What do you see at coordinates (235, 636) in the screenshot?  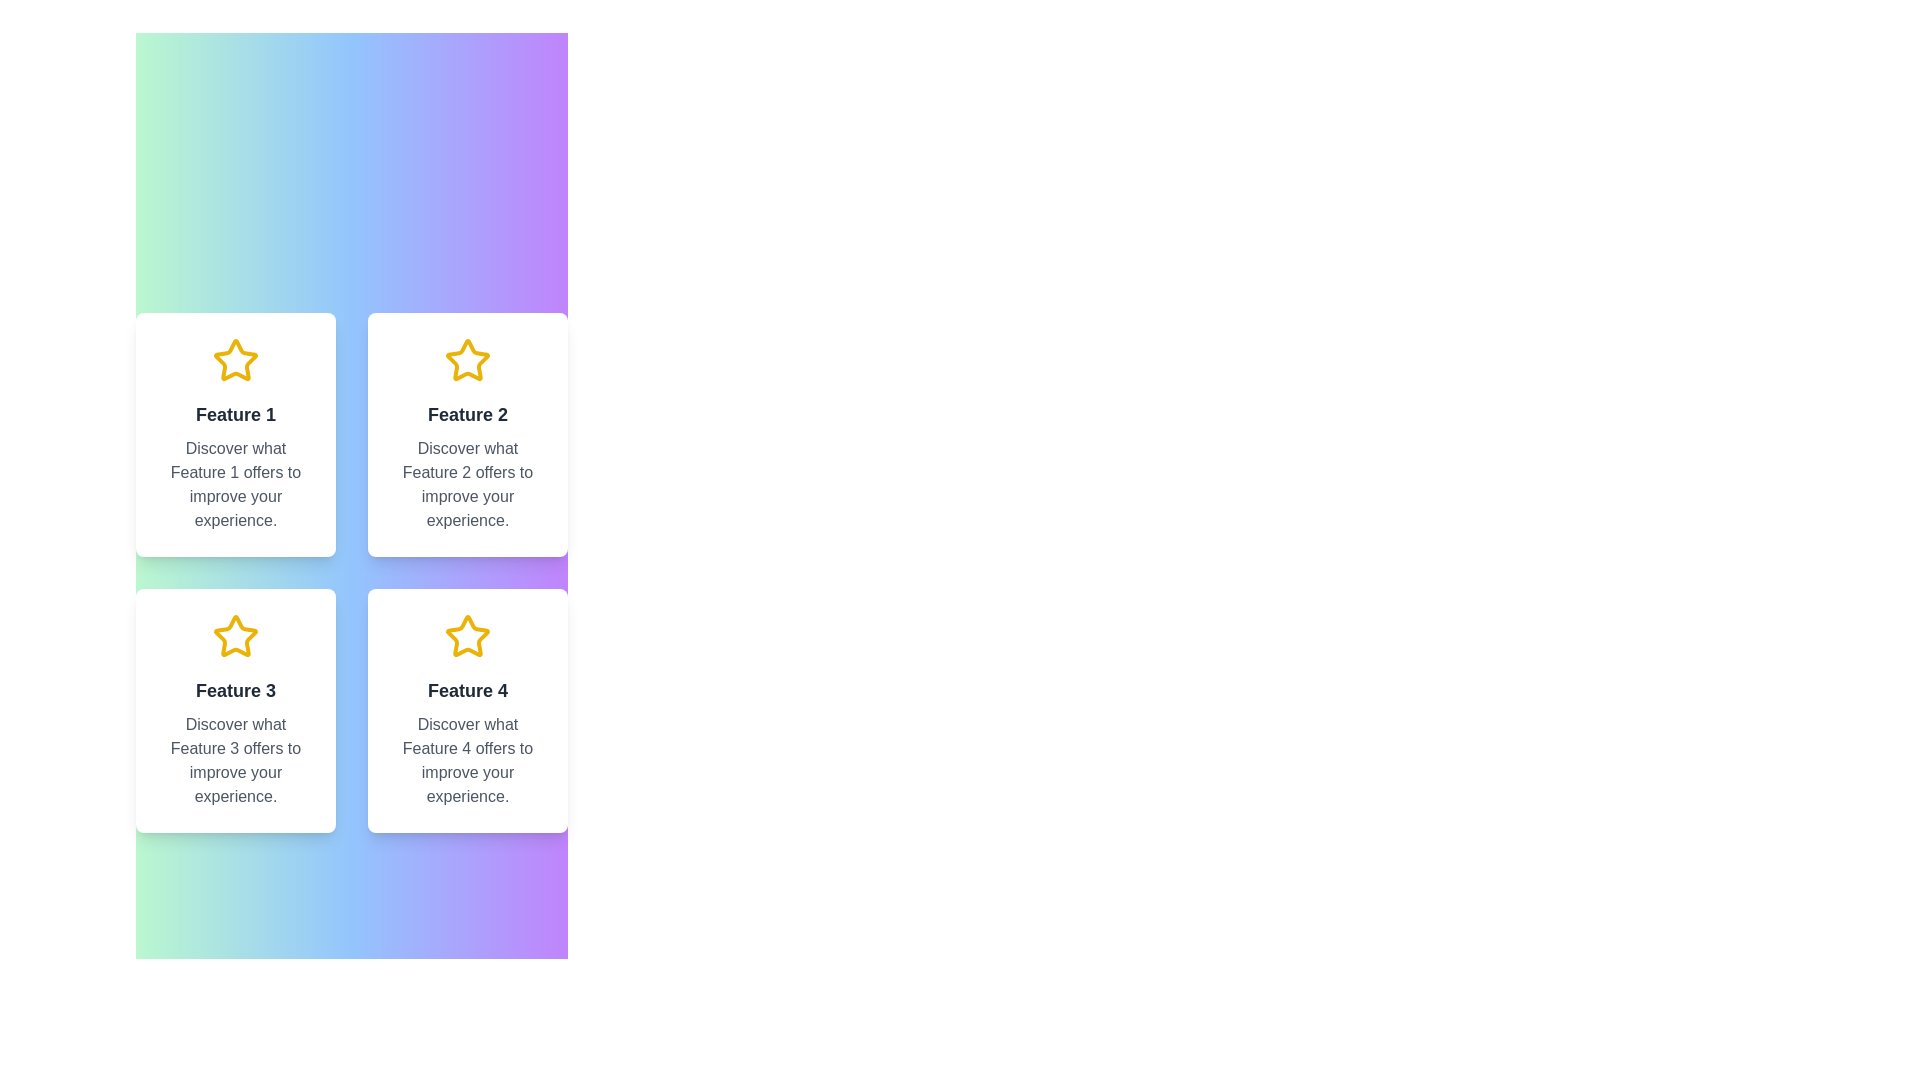 I see `the star-shaped icon with a yellow outline located at the top-center of the 'Feature 3' card` at bounding box center [235, 636].